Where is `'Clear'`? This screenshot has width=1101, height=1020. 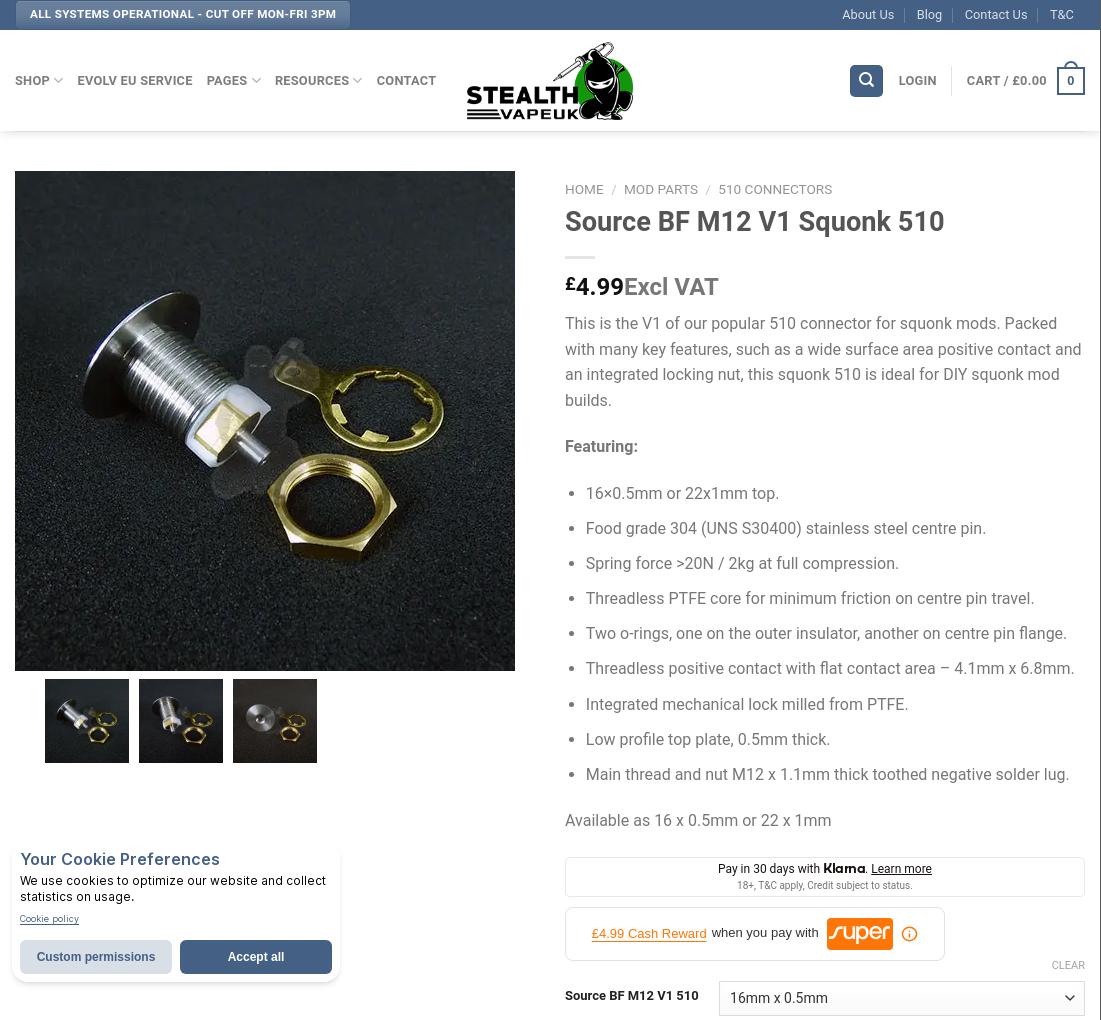 'Clear' is located at coordinates (1067, 964).